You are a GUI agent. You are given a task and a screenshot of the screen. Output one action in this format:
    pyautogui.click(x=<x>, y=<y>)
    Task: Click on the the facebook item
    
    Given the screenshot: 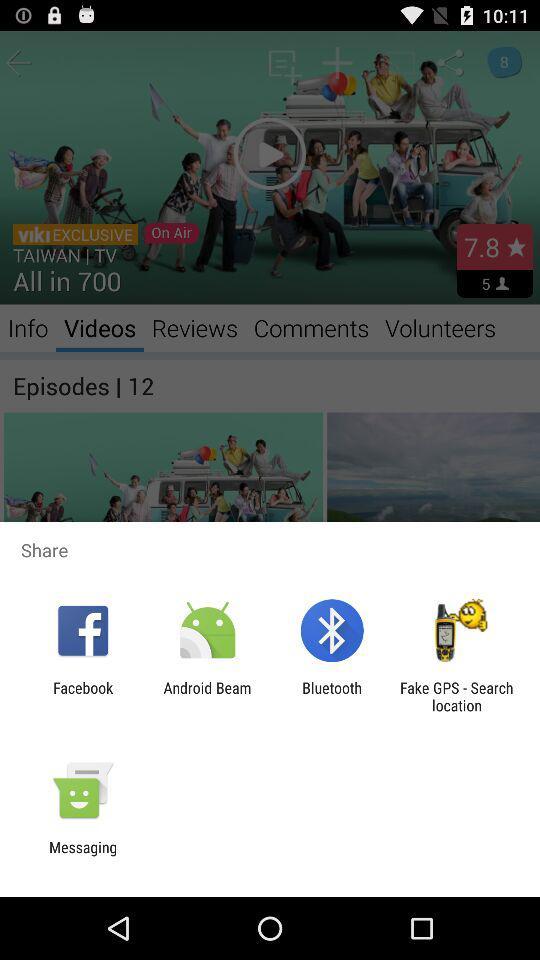 What is the action you would take?
    pyautogui.click(x=82, y=696)
    